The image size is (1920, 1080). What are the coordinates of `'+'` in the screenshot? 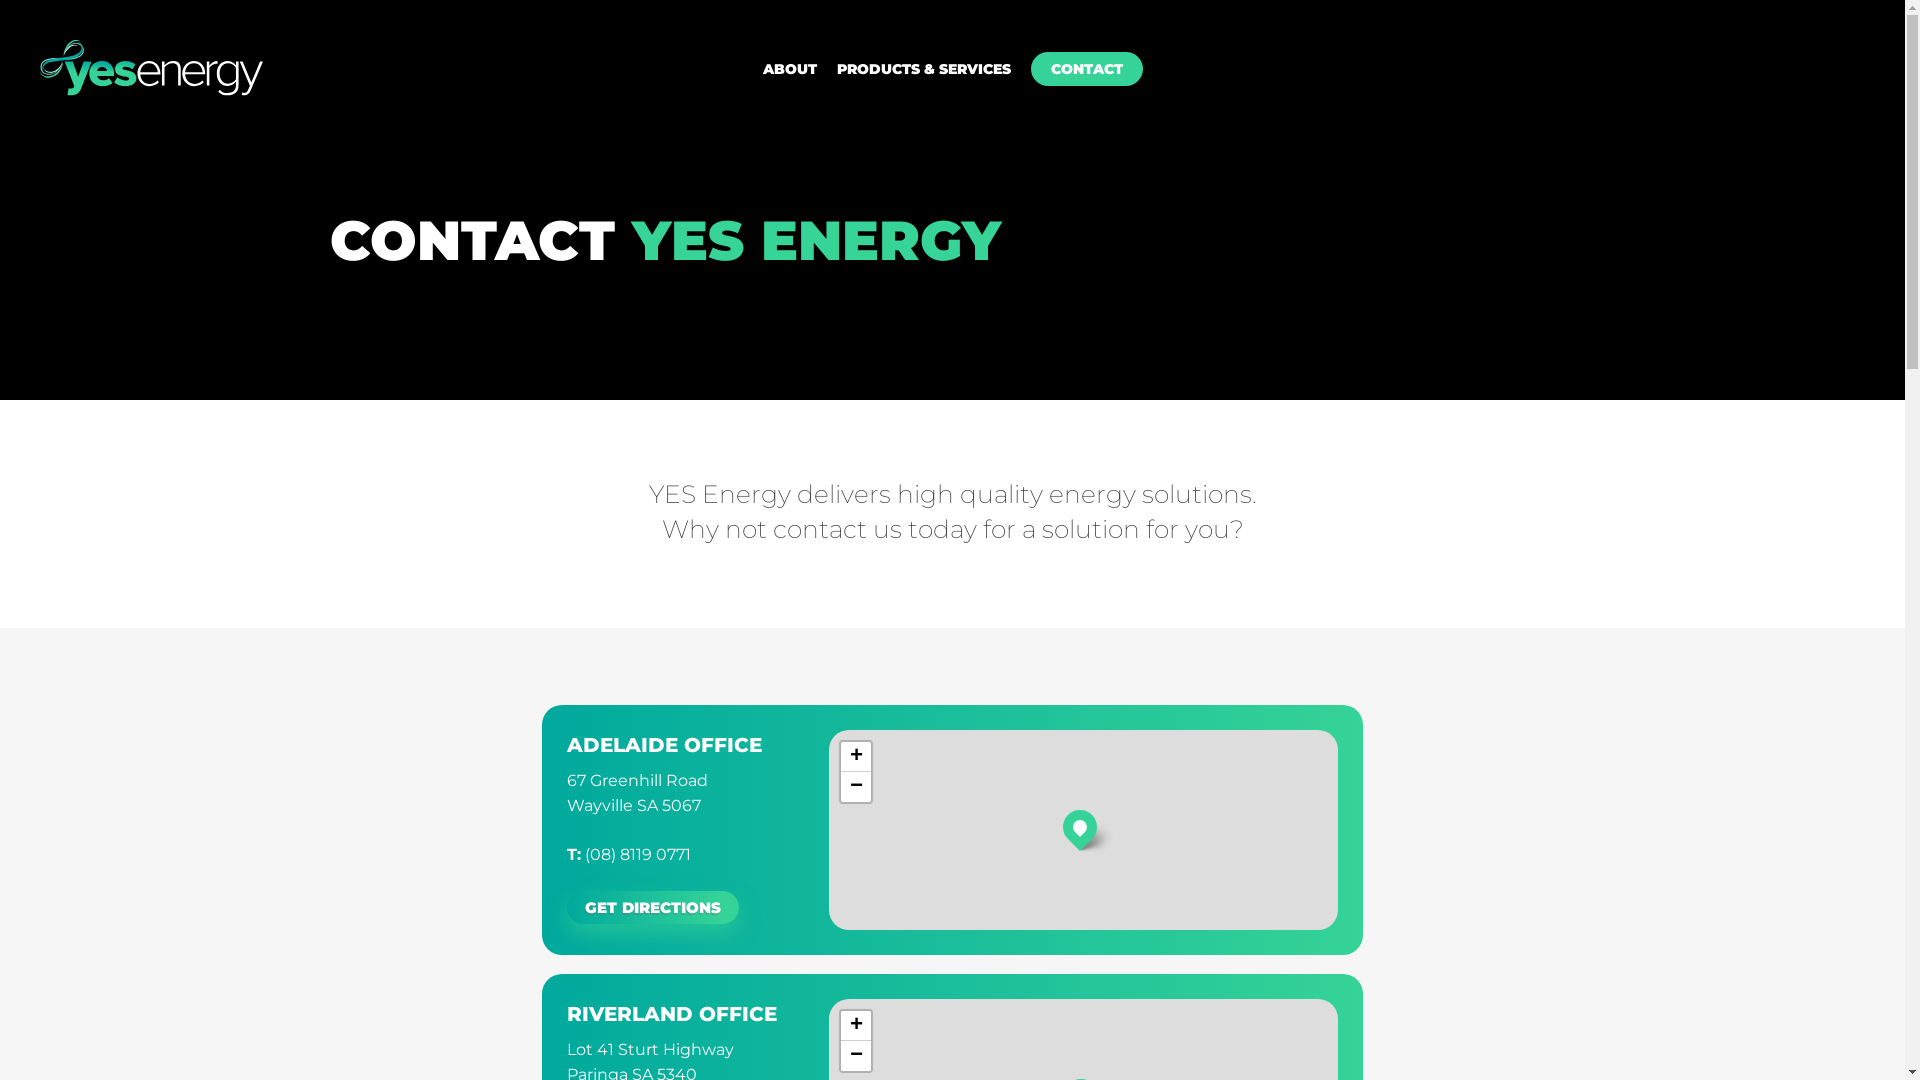 It's located at (855, 756).